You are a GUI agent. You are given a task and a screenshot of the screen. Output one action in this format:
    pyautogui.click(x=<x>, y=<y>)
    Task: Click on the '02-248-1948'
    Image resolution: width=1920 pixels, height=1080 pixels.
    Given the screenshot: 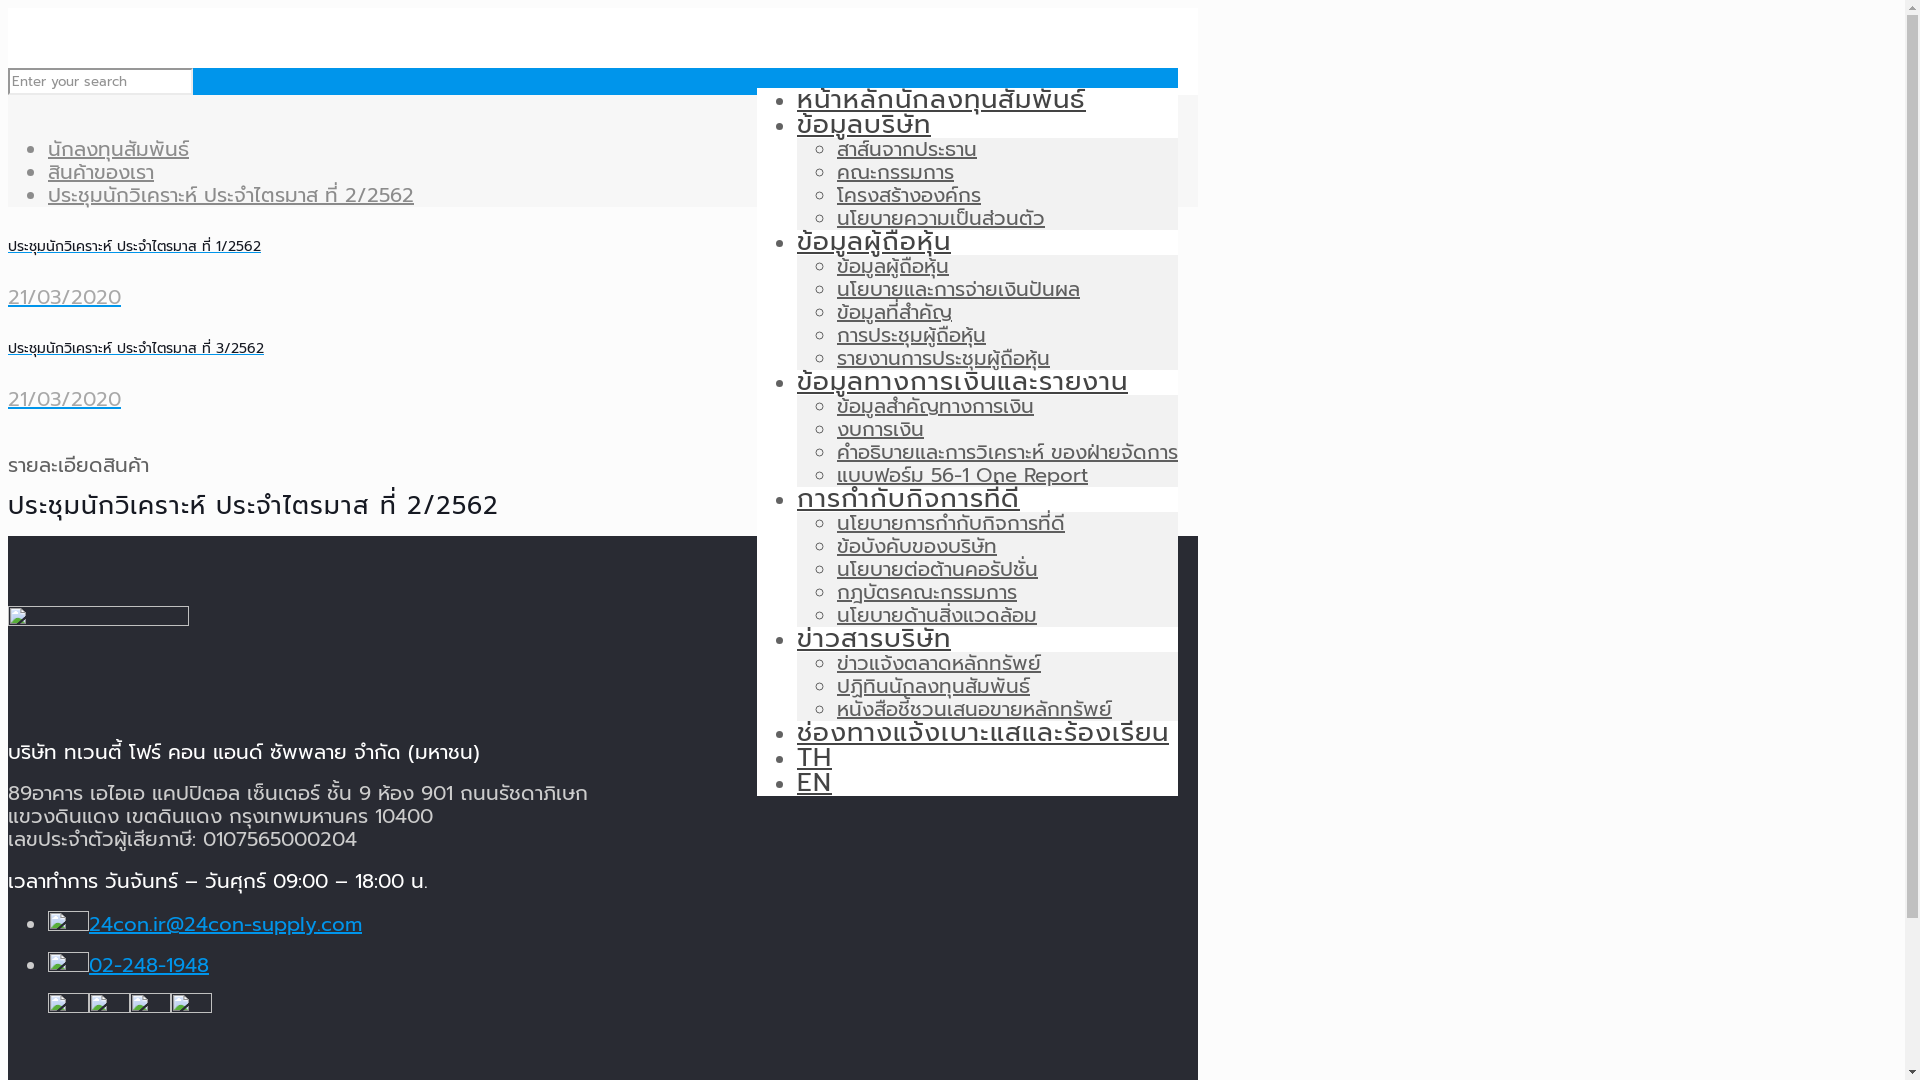 What is the action you would take?
    pyautogui.click(x=88, y=963)
    